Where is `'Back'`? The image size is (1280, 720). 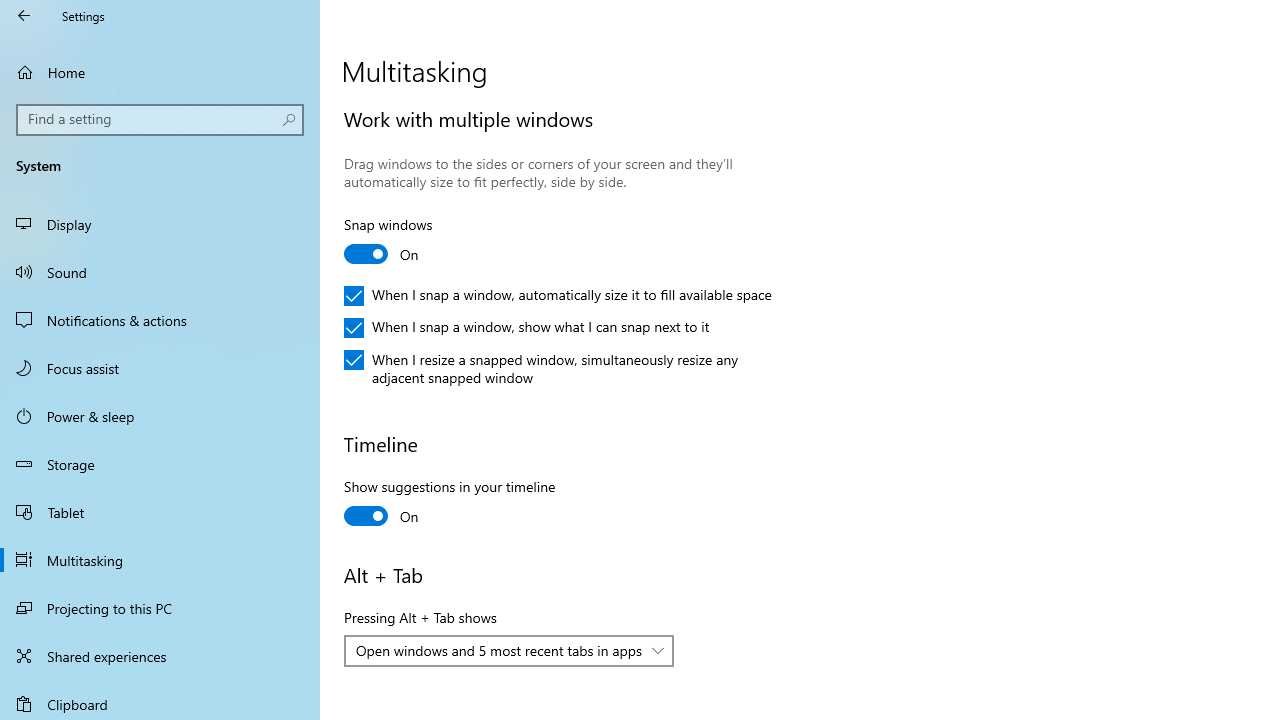 'Back' is located at coordinates (24, 15).